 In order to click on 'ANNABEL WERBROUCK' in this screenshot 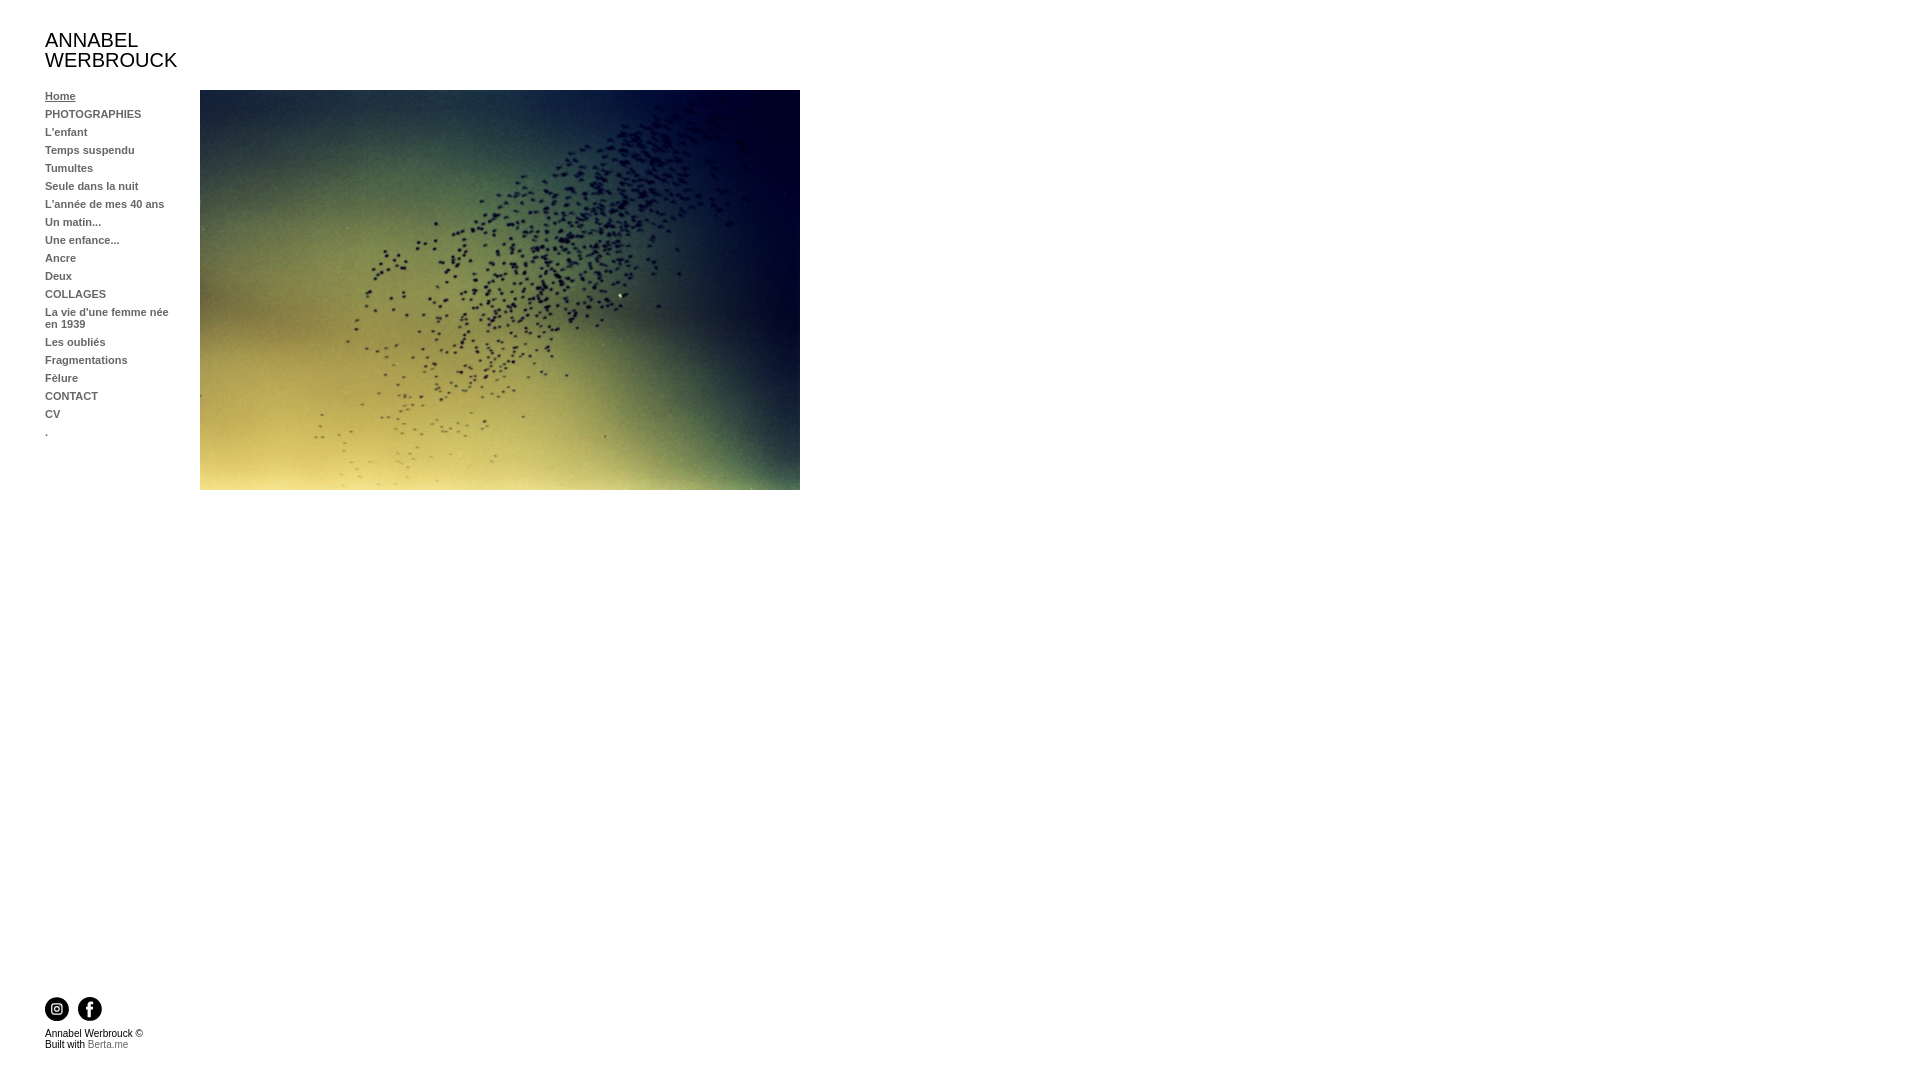, I will do `click(109, 49)`.